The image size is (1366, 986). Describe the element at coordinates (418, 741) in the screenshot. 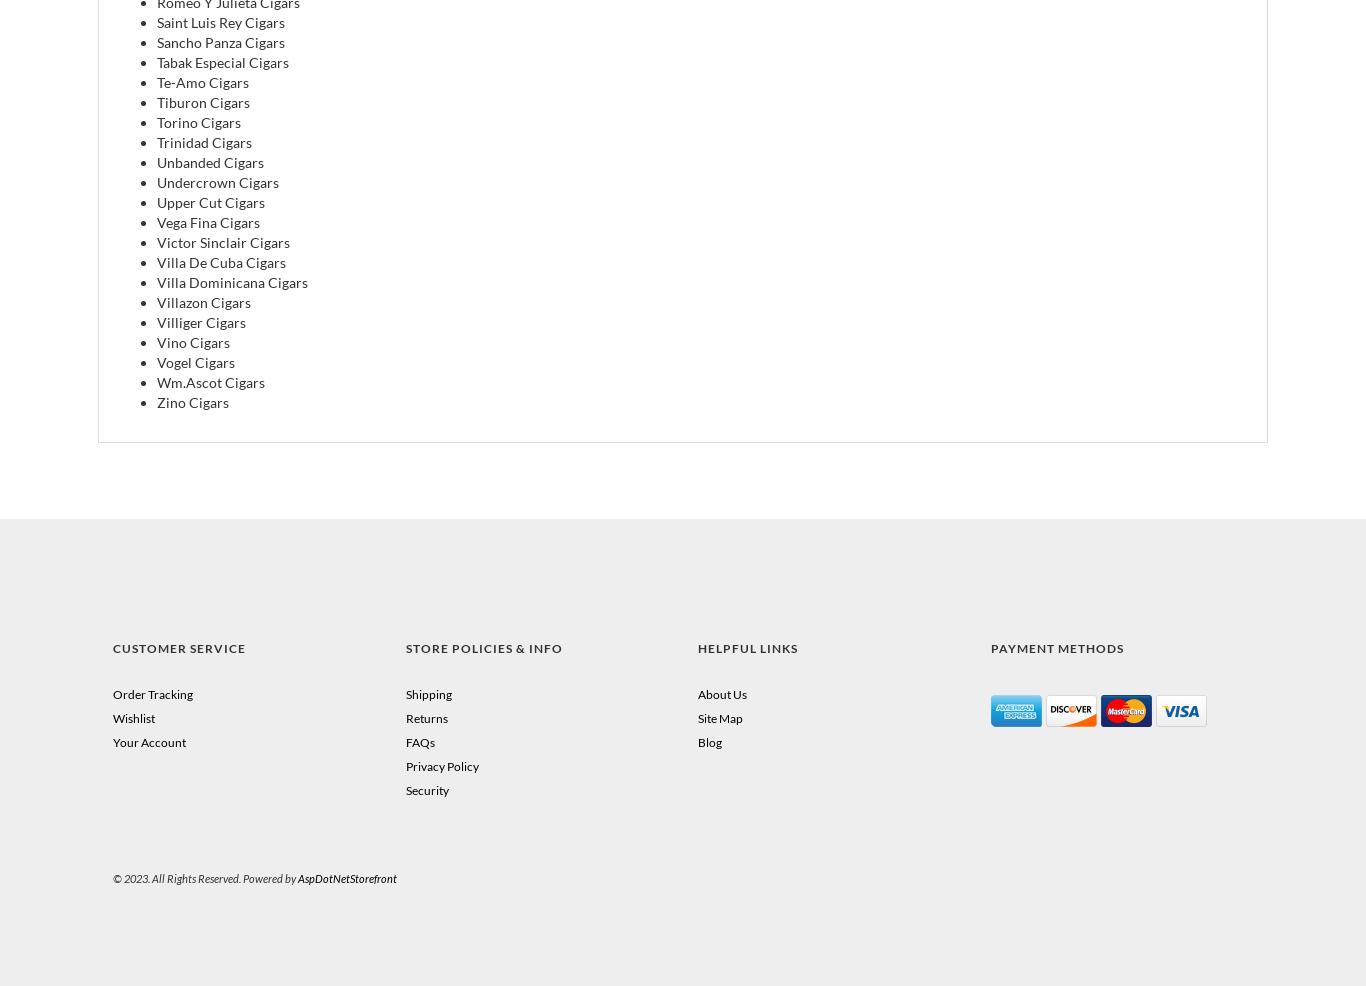

I see `'FAQs'` at that location.